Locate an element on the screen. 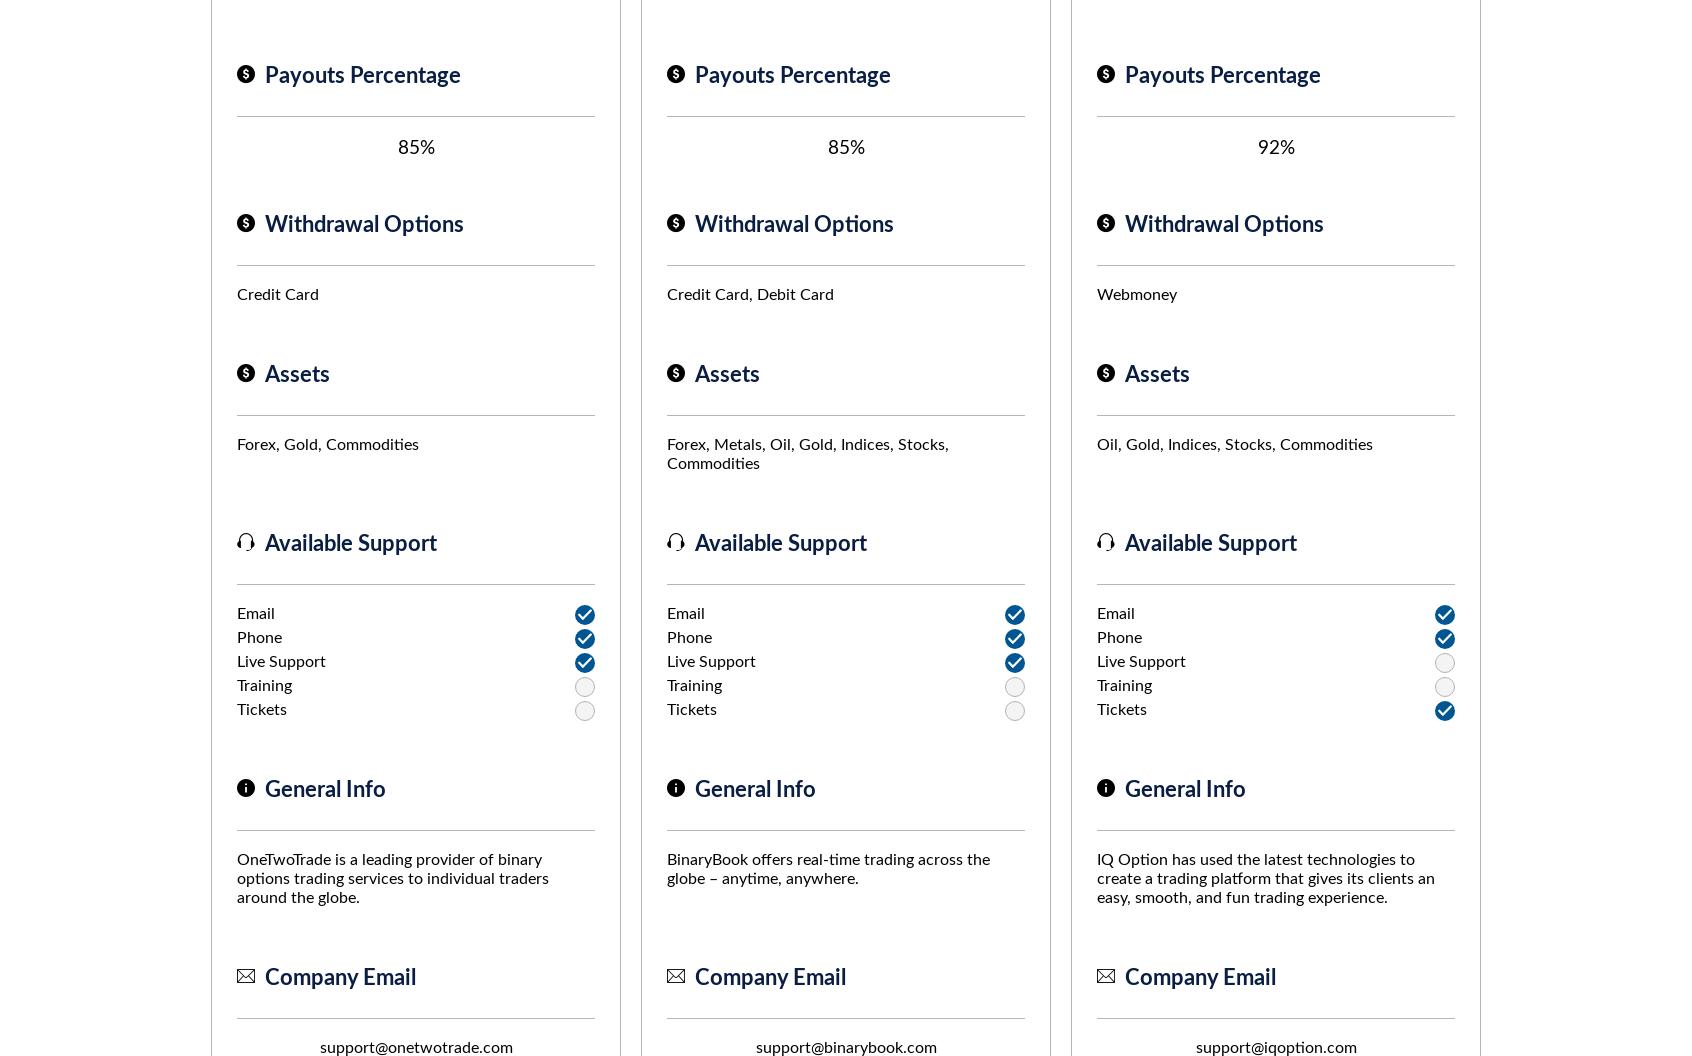 The width and height of the screenshot is (1692, 1056). 'IQ Option has used the latest technologies to create a trading platform that gives its clients an easy, smooth, and fun trading experience.' is located at coordinates (1265, 878).